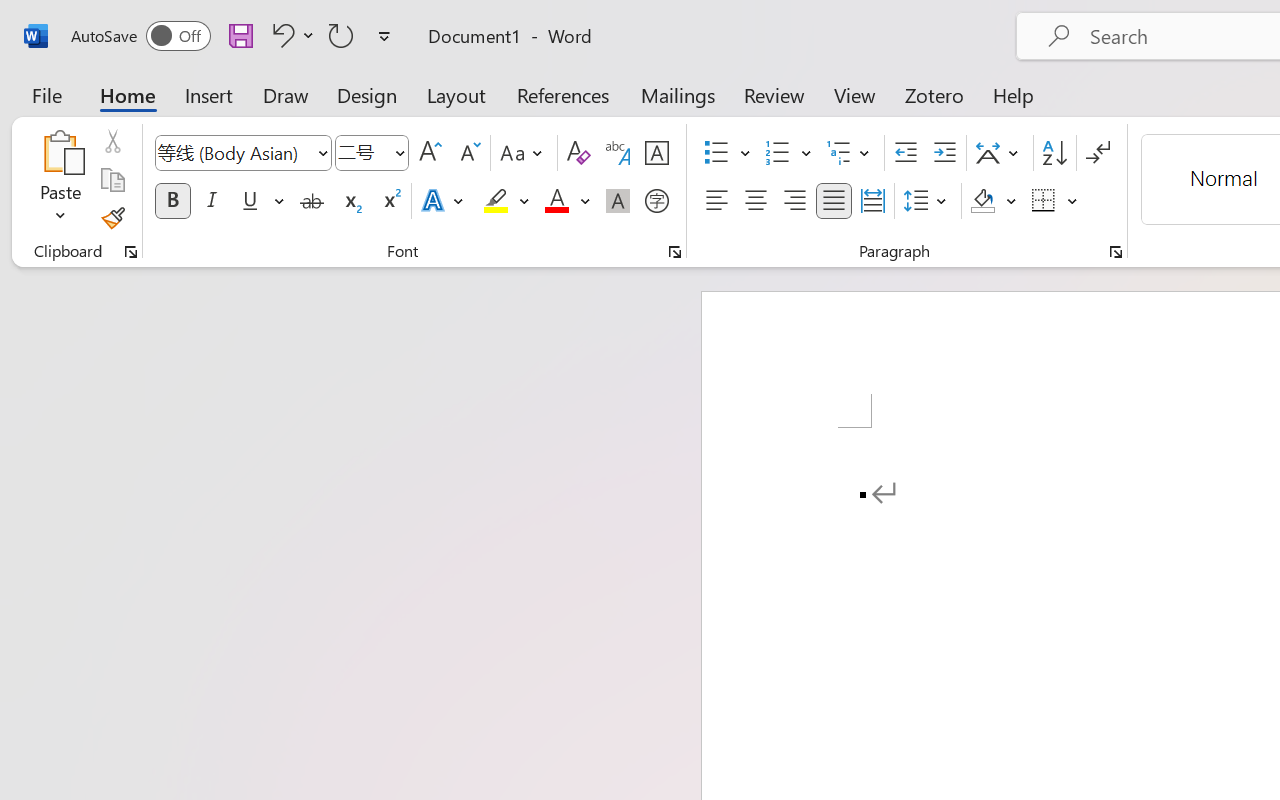 This screenshot has width=1280, height=800. Describe the element at coordinates (289, 34) in the screenshot. I see `'Undo Apply Quick Style'` at that location.